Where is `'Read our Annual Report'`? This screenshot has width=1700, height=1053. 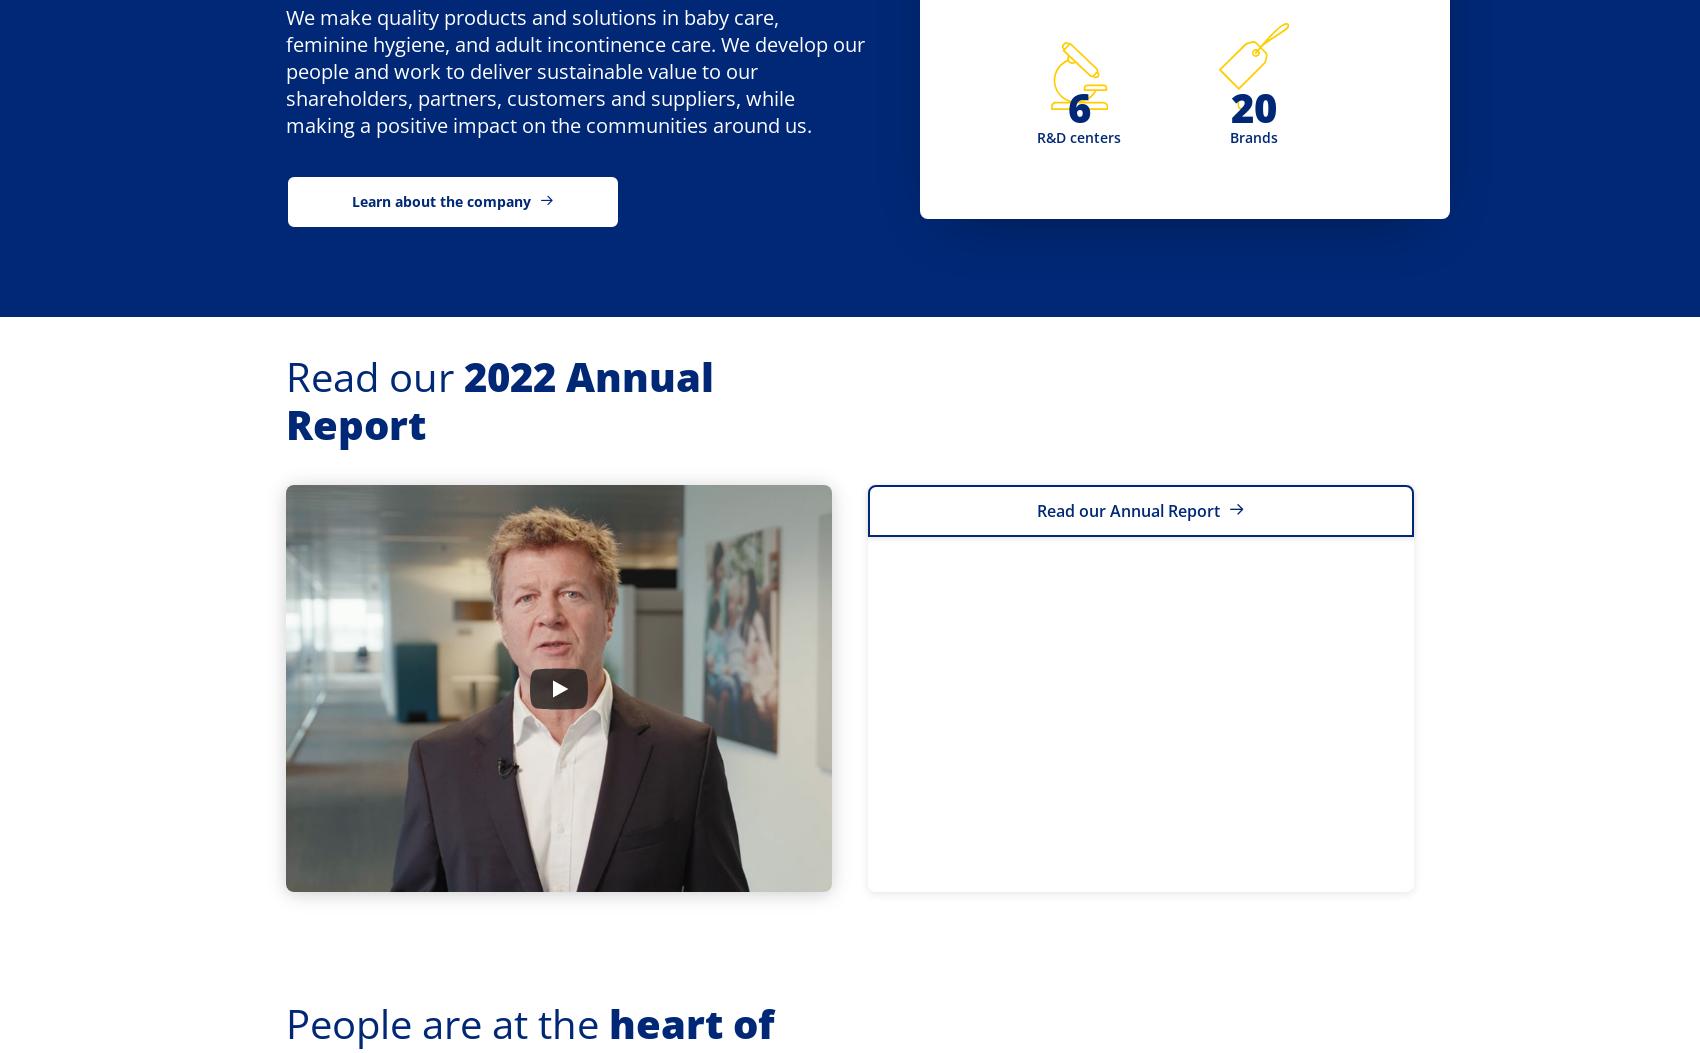
'Read our Annual Report' is located at coordinates (1128, 509).